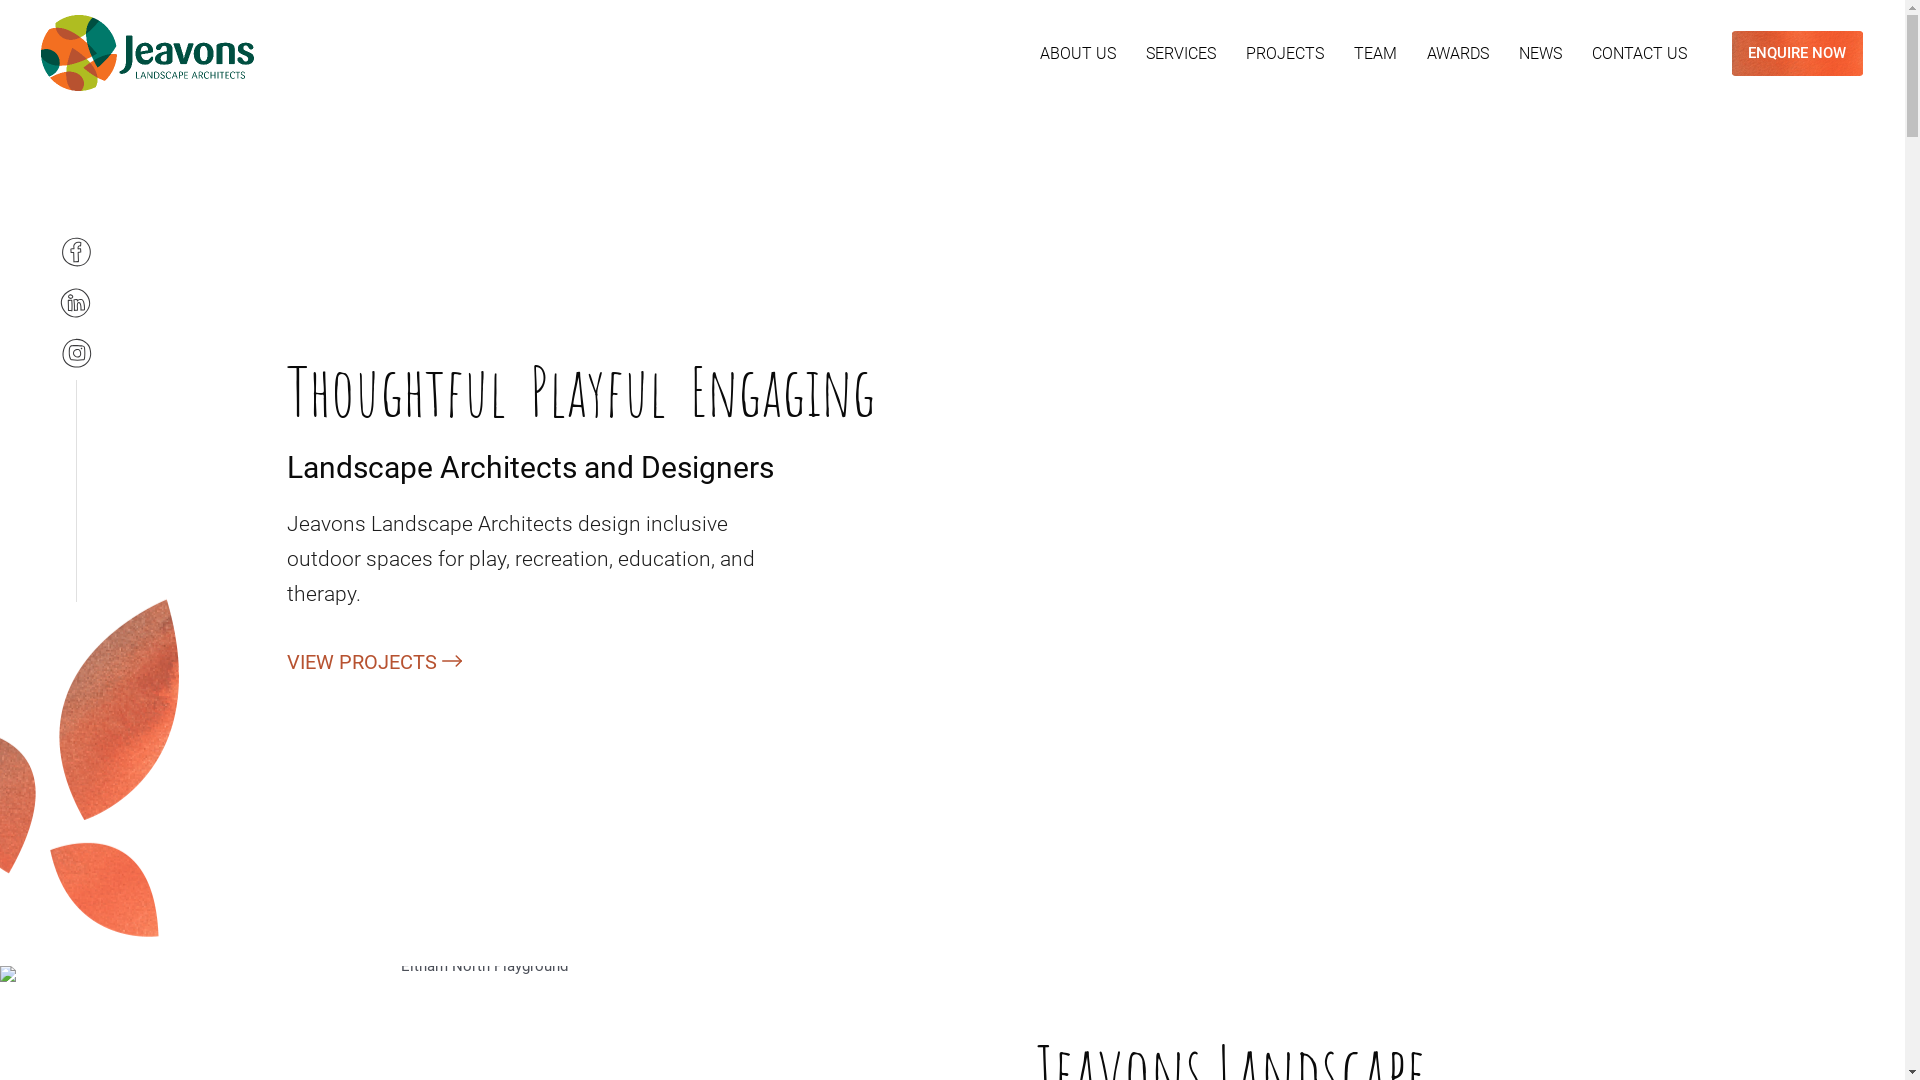 This screenshot has height=1080, width=1920. Describe the element at coordinates (1374, 52) in the screenshot. I see `'TEAM'` at that location.